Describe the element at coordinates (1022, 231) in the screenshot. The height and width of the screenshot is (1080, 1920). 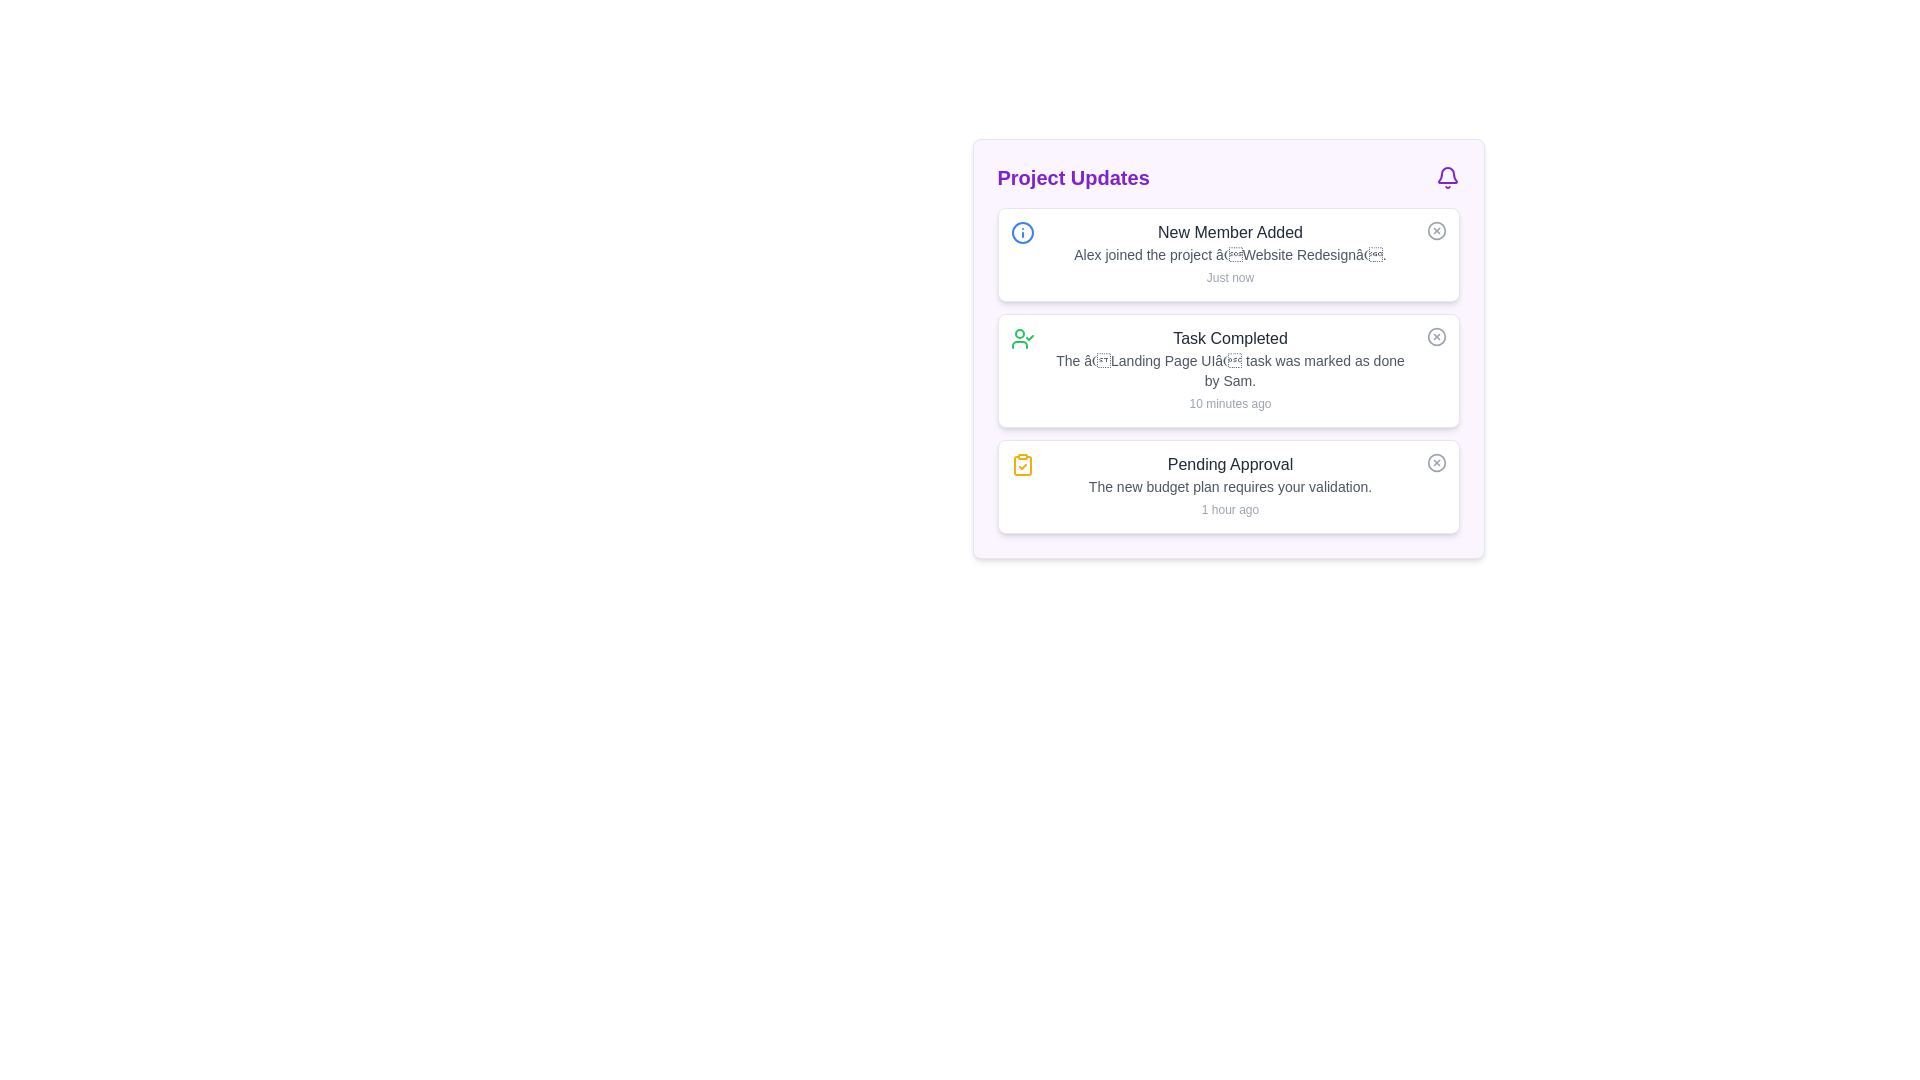
I see `the blue-themed SVG circle element that symbolizes informational content, located within the 'New Member Added' notification card` at that location.